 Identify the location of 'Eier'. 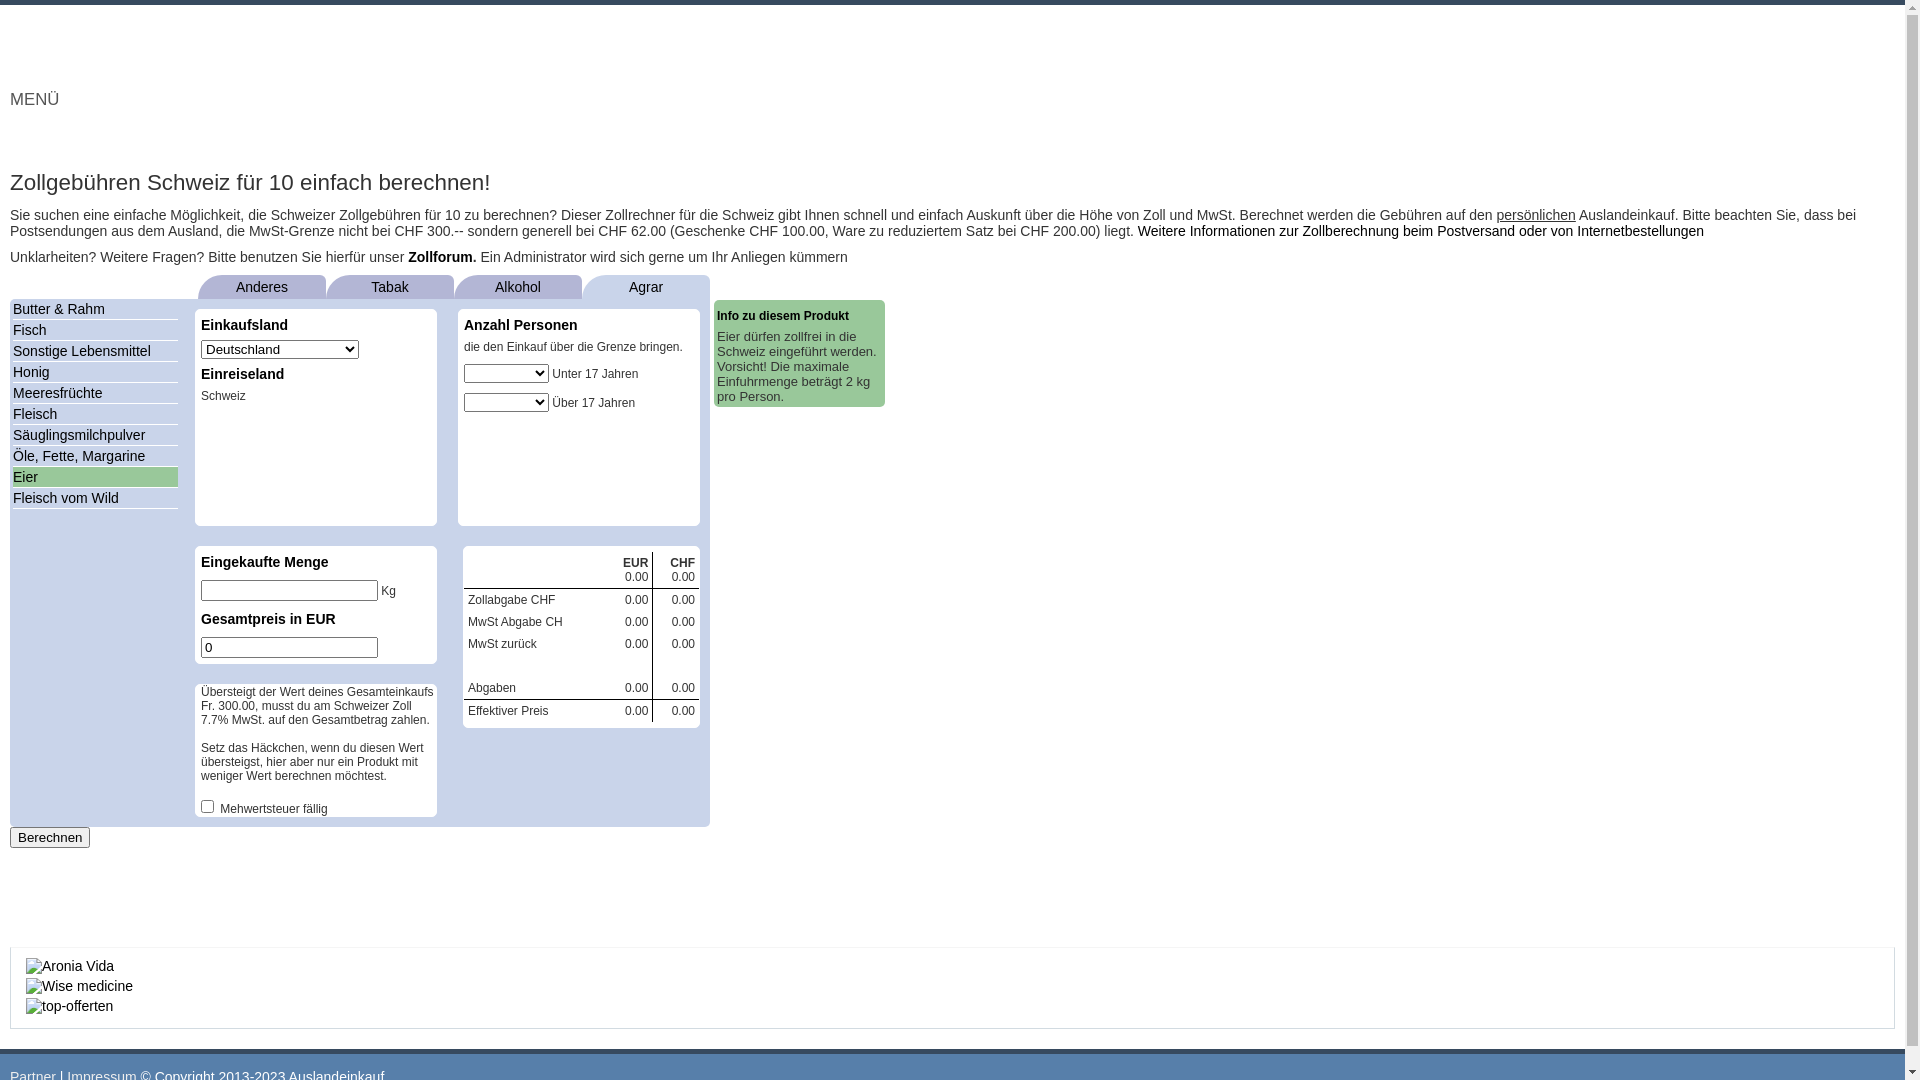
(25, 477).